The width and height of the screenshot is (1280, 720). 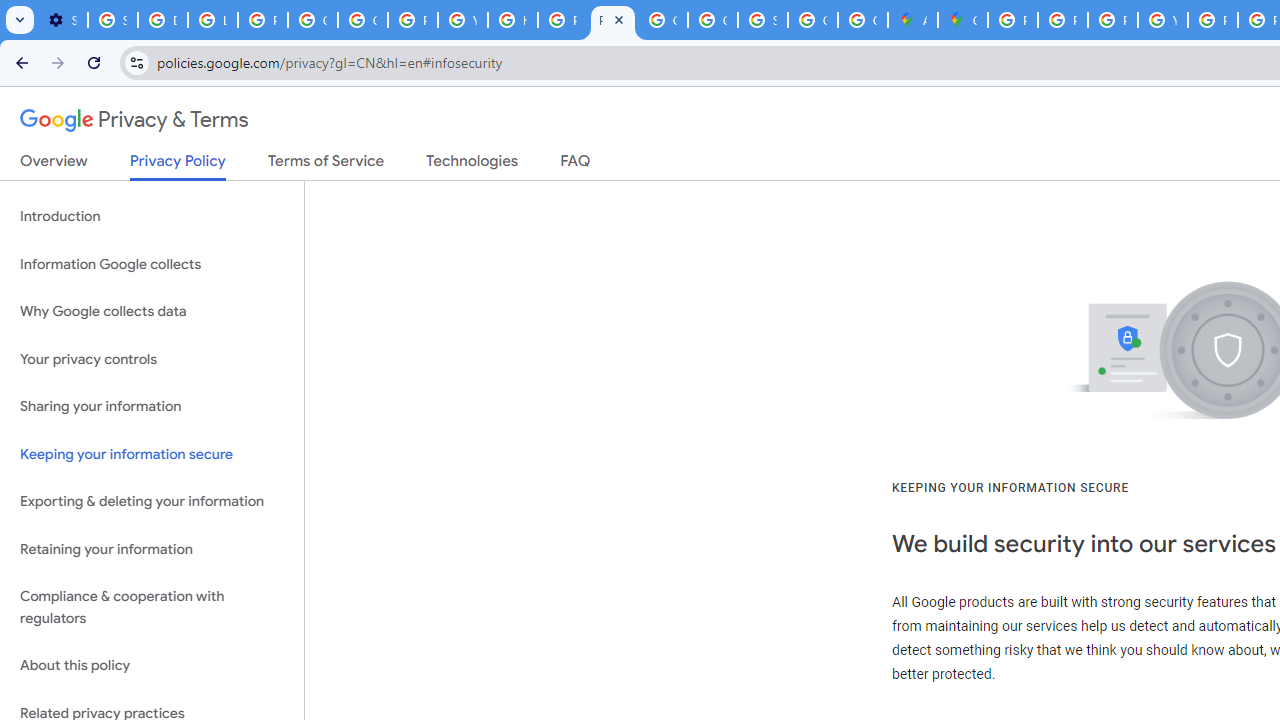 I want to click on 'Your privacy controls', so click(x=151, y=358).